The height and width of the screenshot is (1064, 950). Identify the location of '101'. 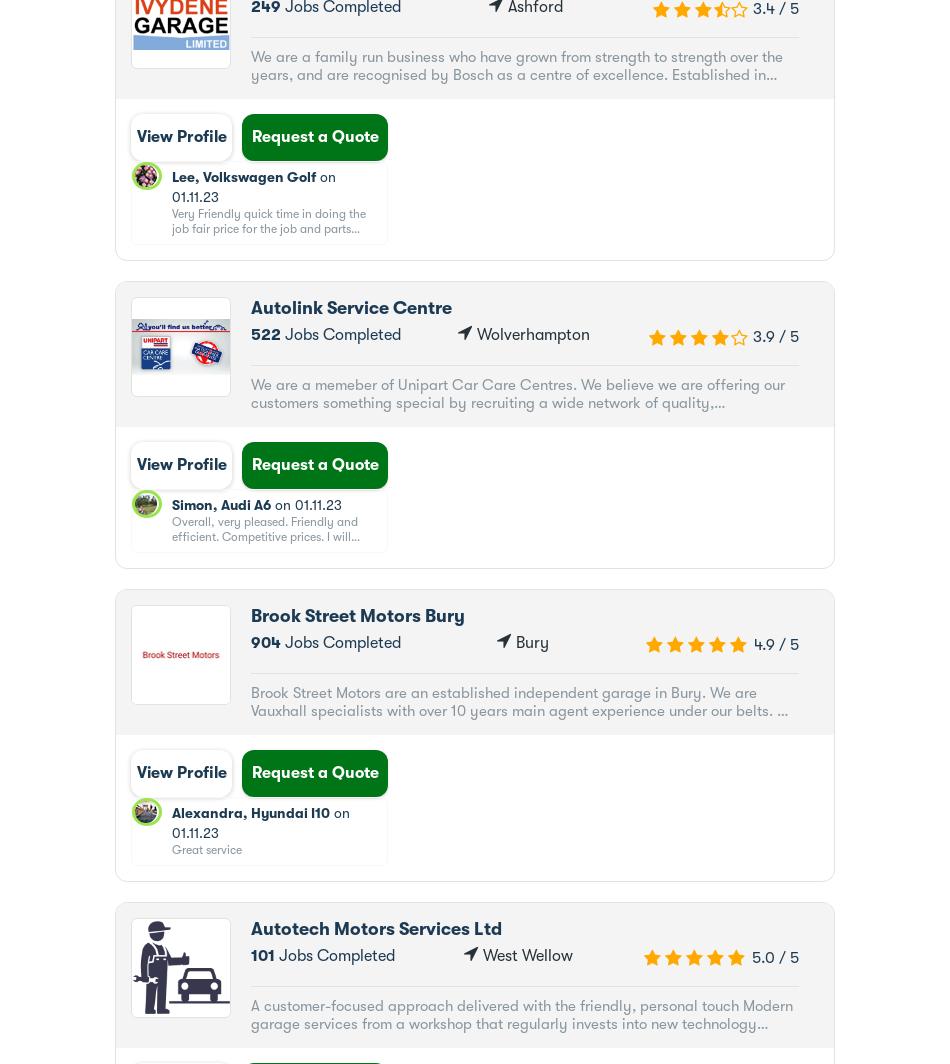
(261, 955).